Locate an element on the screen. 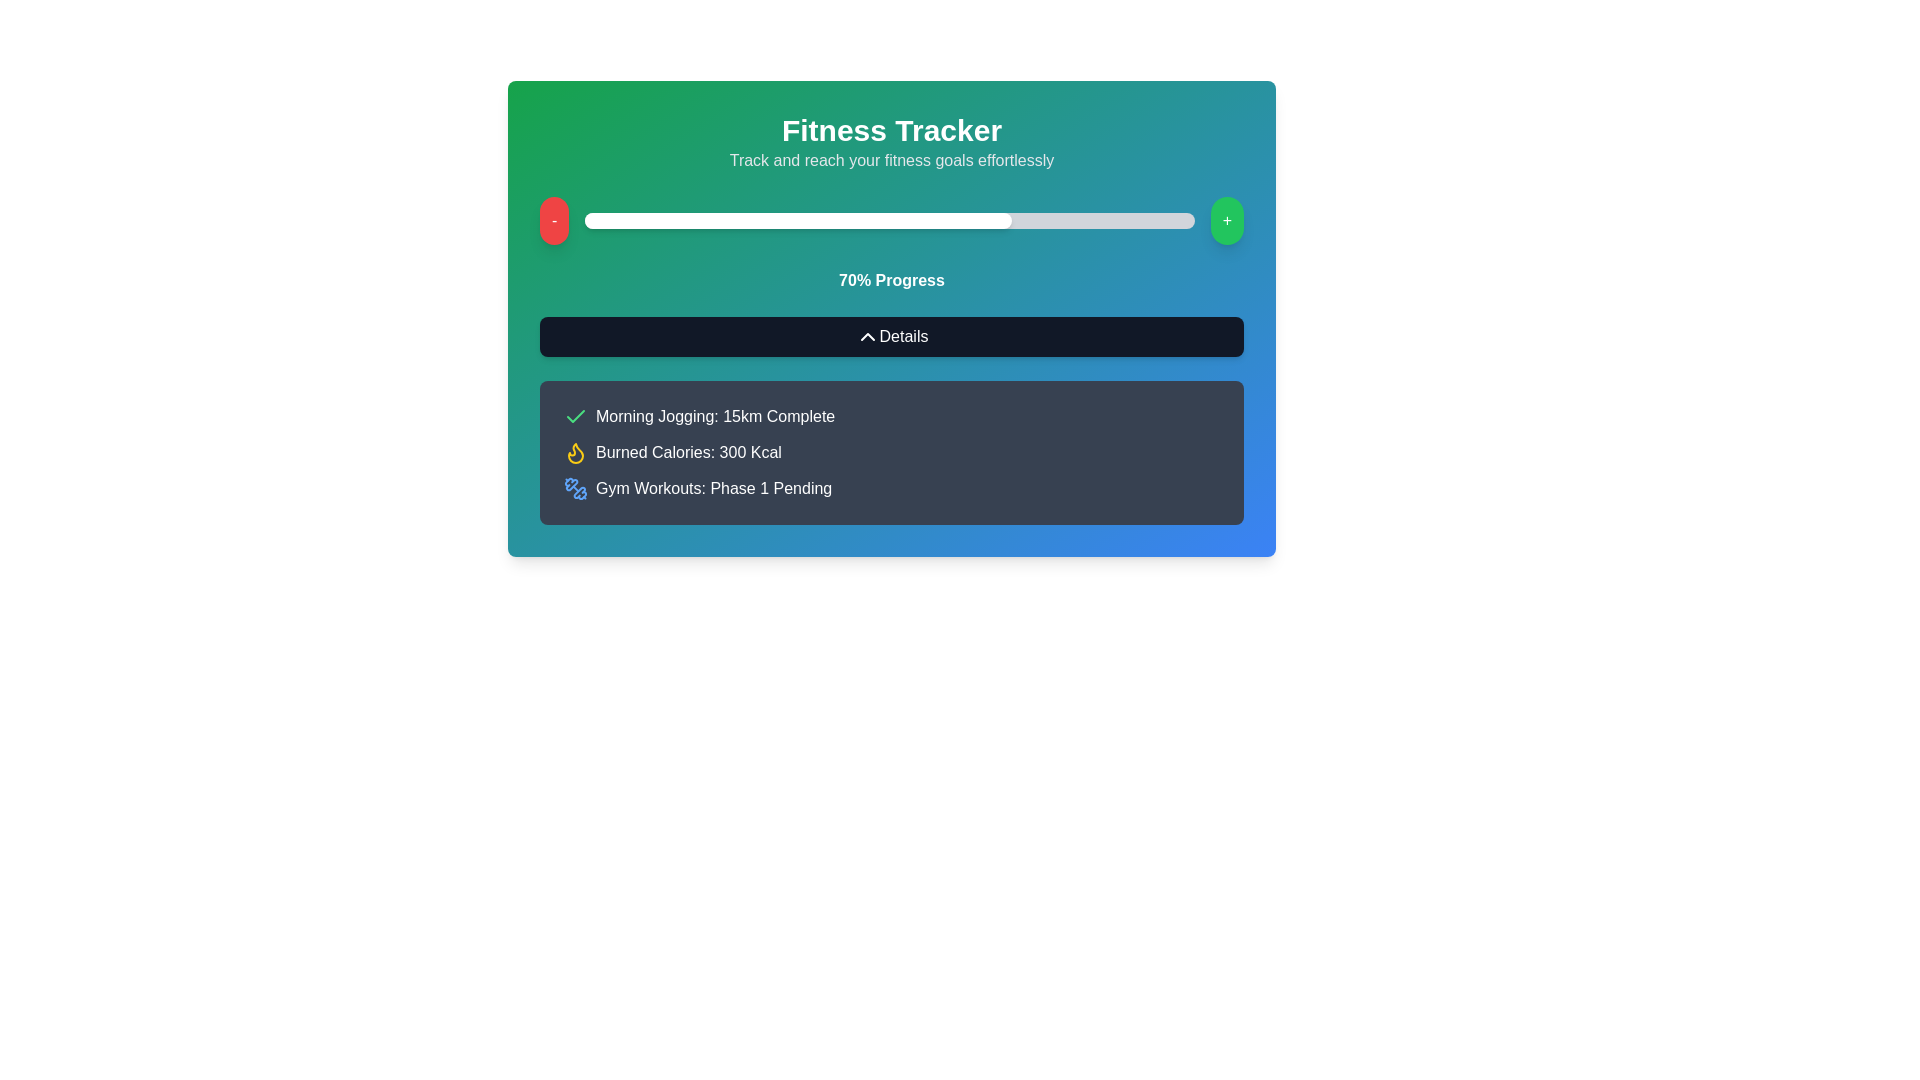 The image size is (1920, 1080). progress is located at coordinates (816, 220).